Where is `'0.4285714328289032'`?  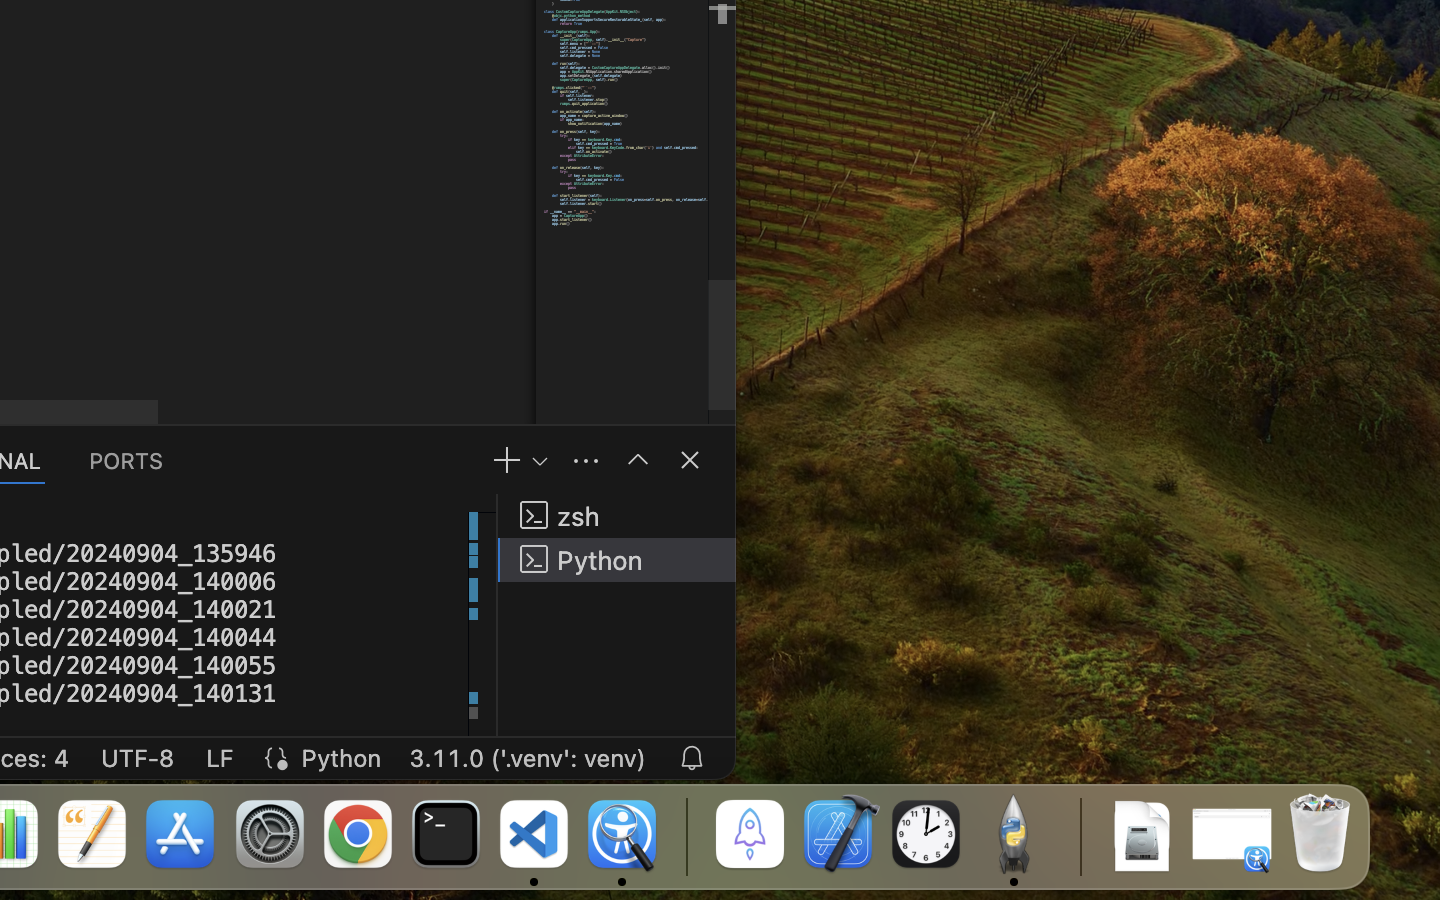 '0.4285714328289032' is located at coordinates (685, 835).